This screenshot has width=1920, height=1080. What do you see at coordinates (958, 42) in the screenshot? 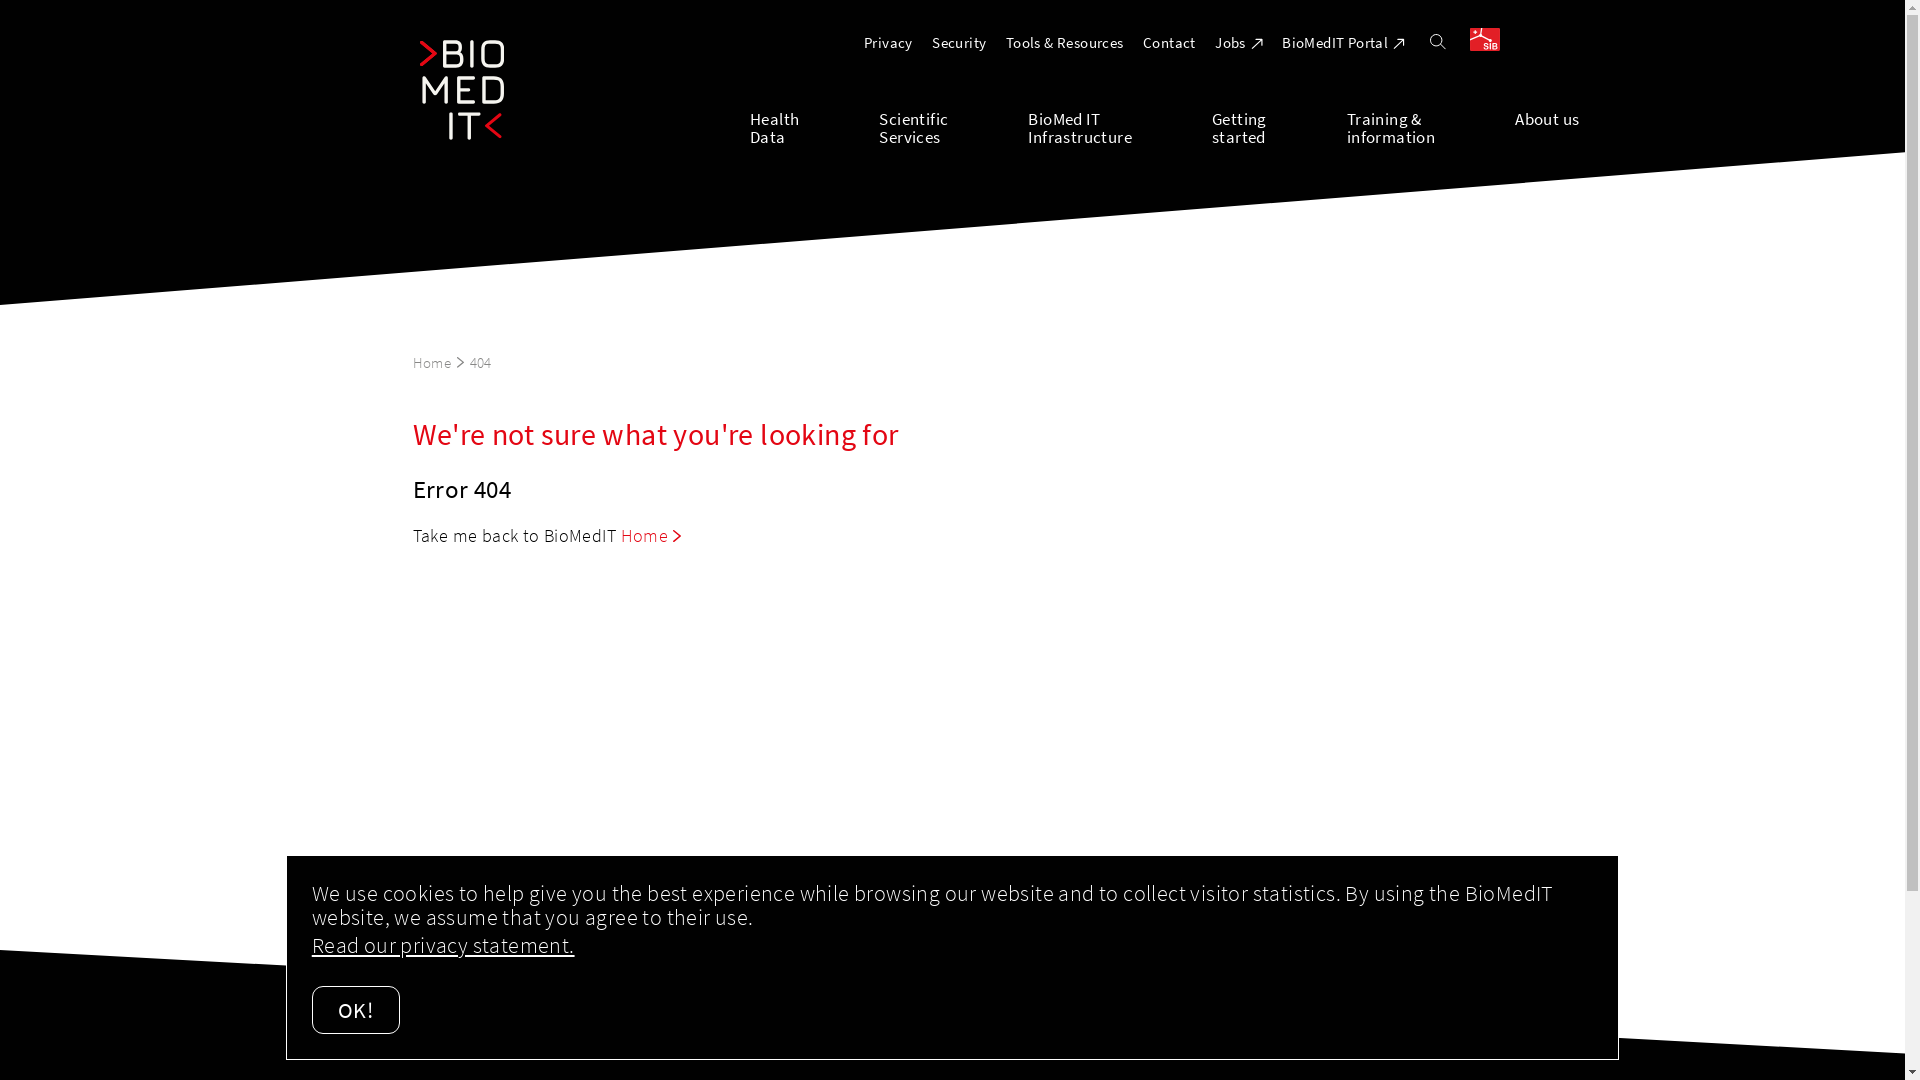
I see `'Security'` at bounding box center [958, 42].